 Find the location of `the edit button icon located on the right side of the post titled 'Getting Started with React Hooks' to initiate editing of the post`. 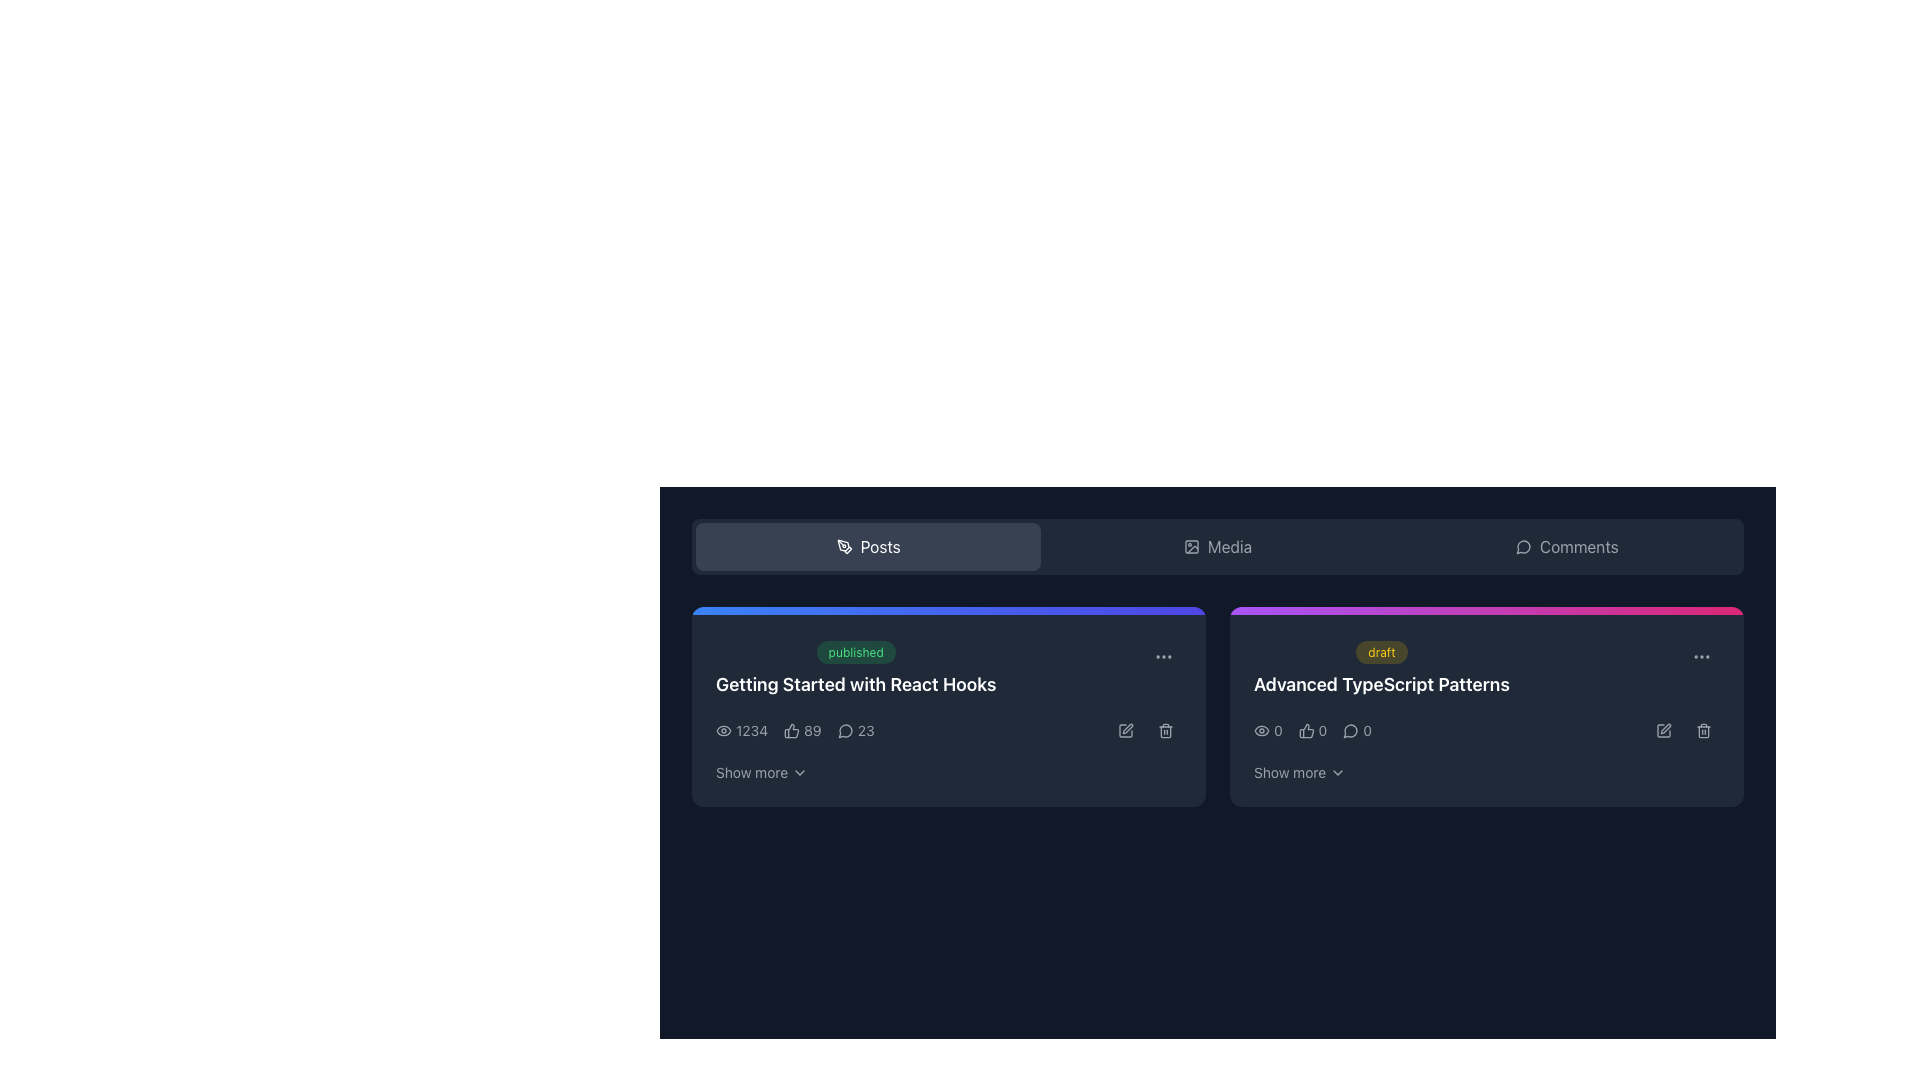

the edit button icon located on the right side of the post titled 'Getting Started with React Hooks' to initiate editing of the post is located at coordinates (1126, 731).